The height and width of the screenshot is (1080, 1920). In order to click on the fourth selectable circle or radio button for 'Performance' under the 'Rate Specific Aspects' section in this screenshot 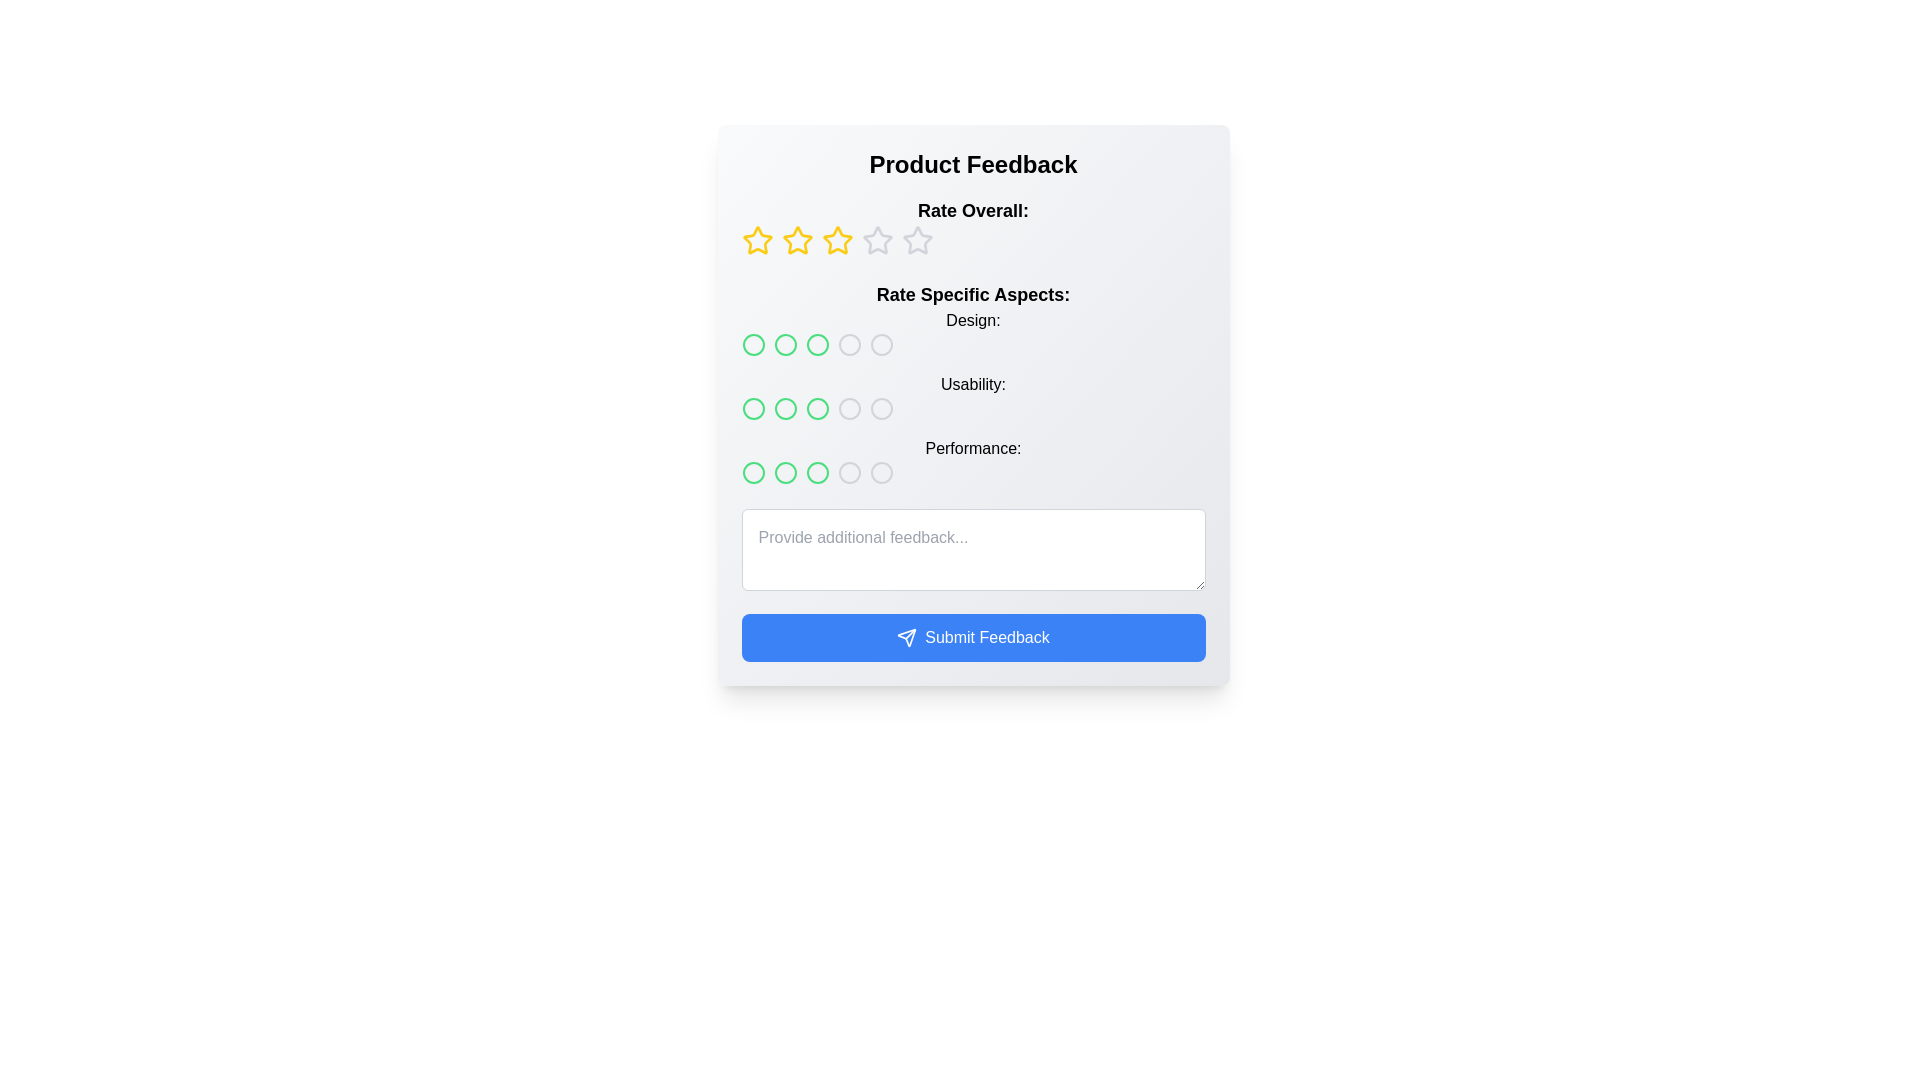, I will do `click(849, 473)`.